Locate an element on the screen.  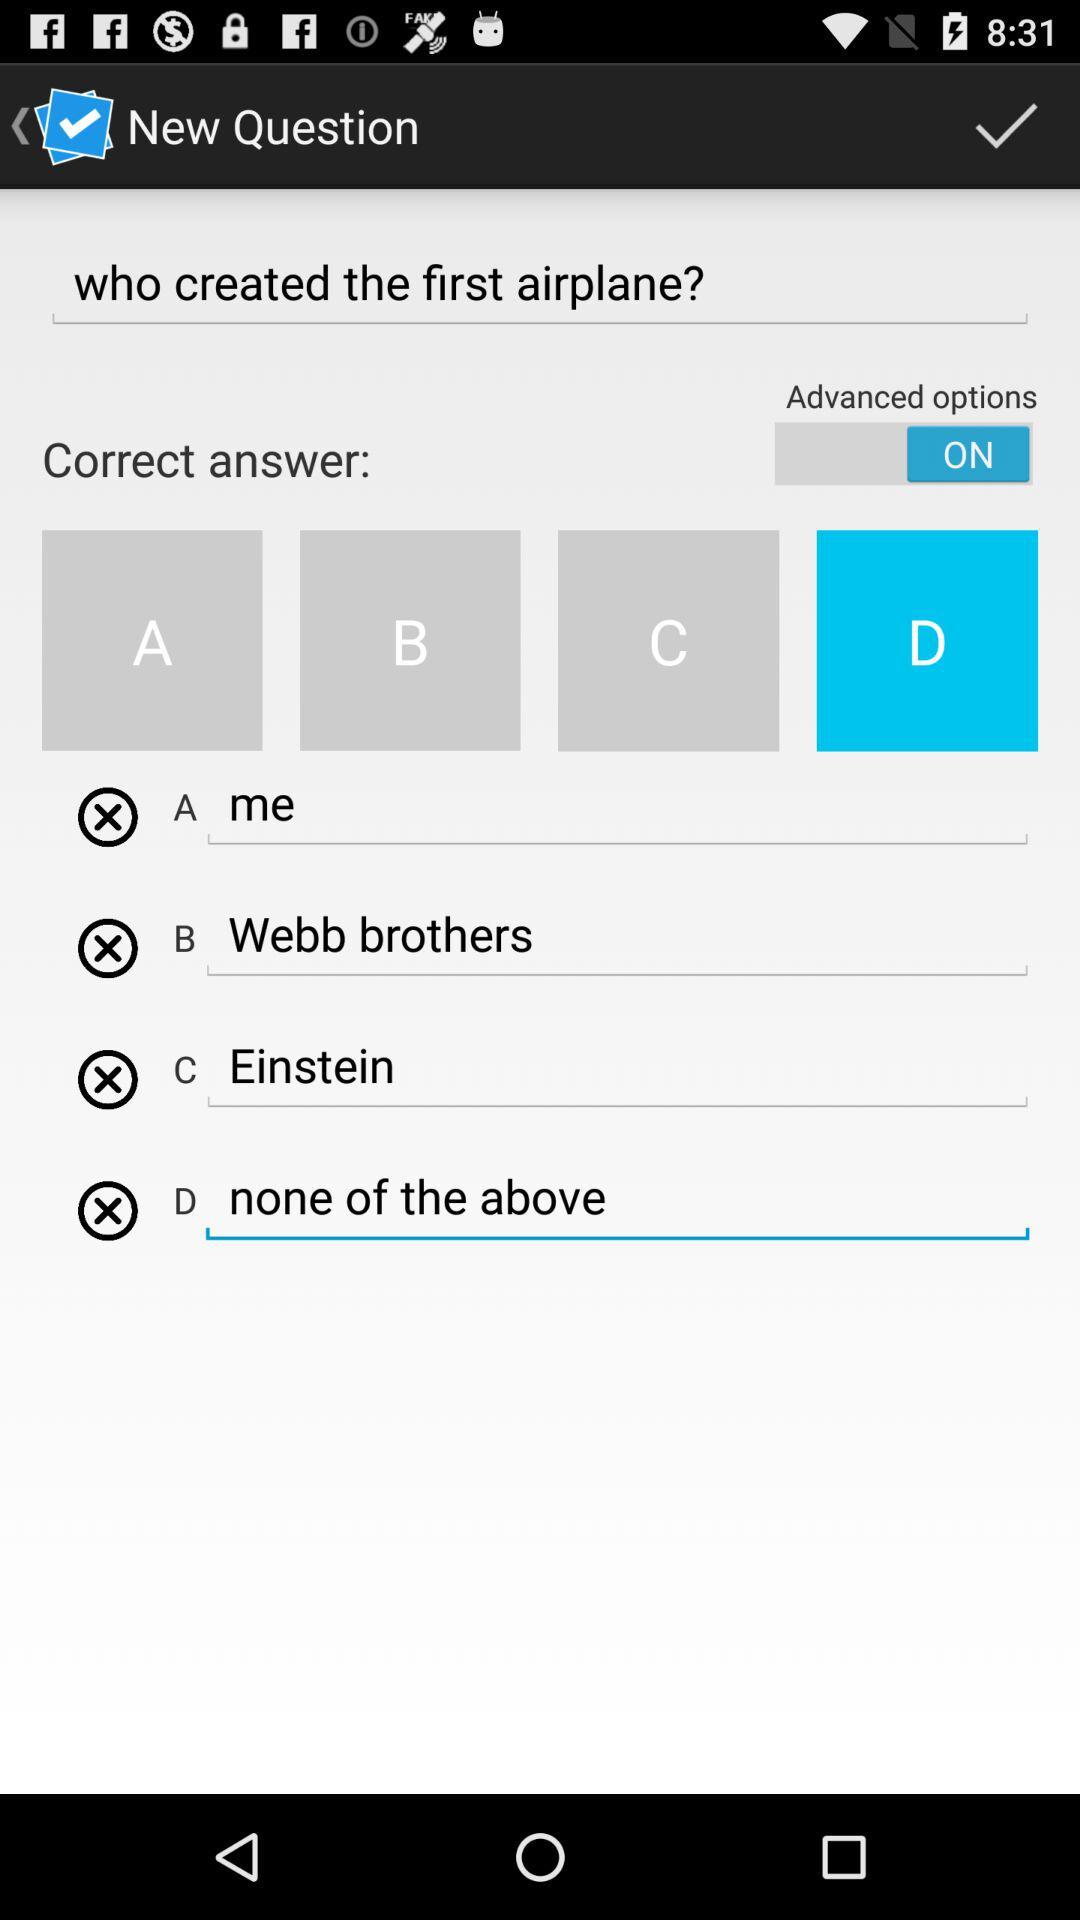
cancel button is located at coordinates (107, 817).